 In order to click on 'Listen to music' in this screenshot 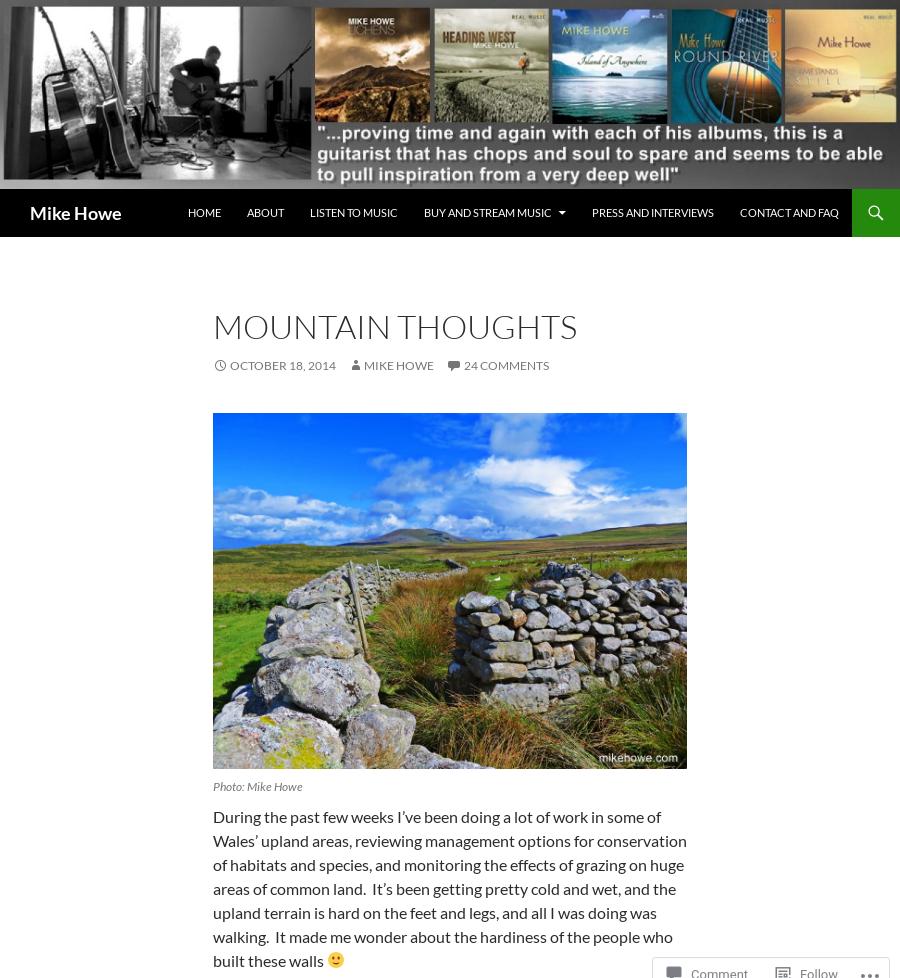, I will do `click(353, 212)`.